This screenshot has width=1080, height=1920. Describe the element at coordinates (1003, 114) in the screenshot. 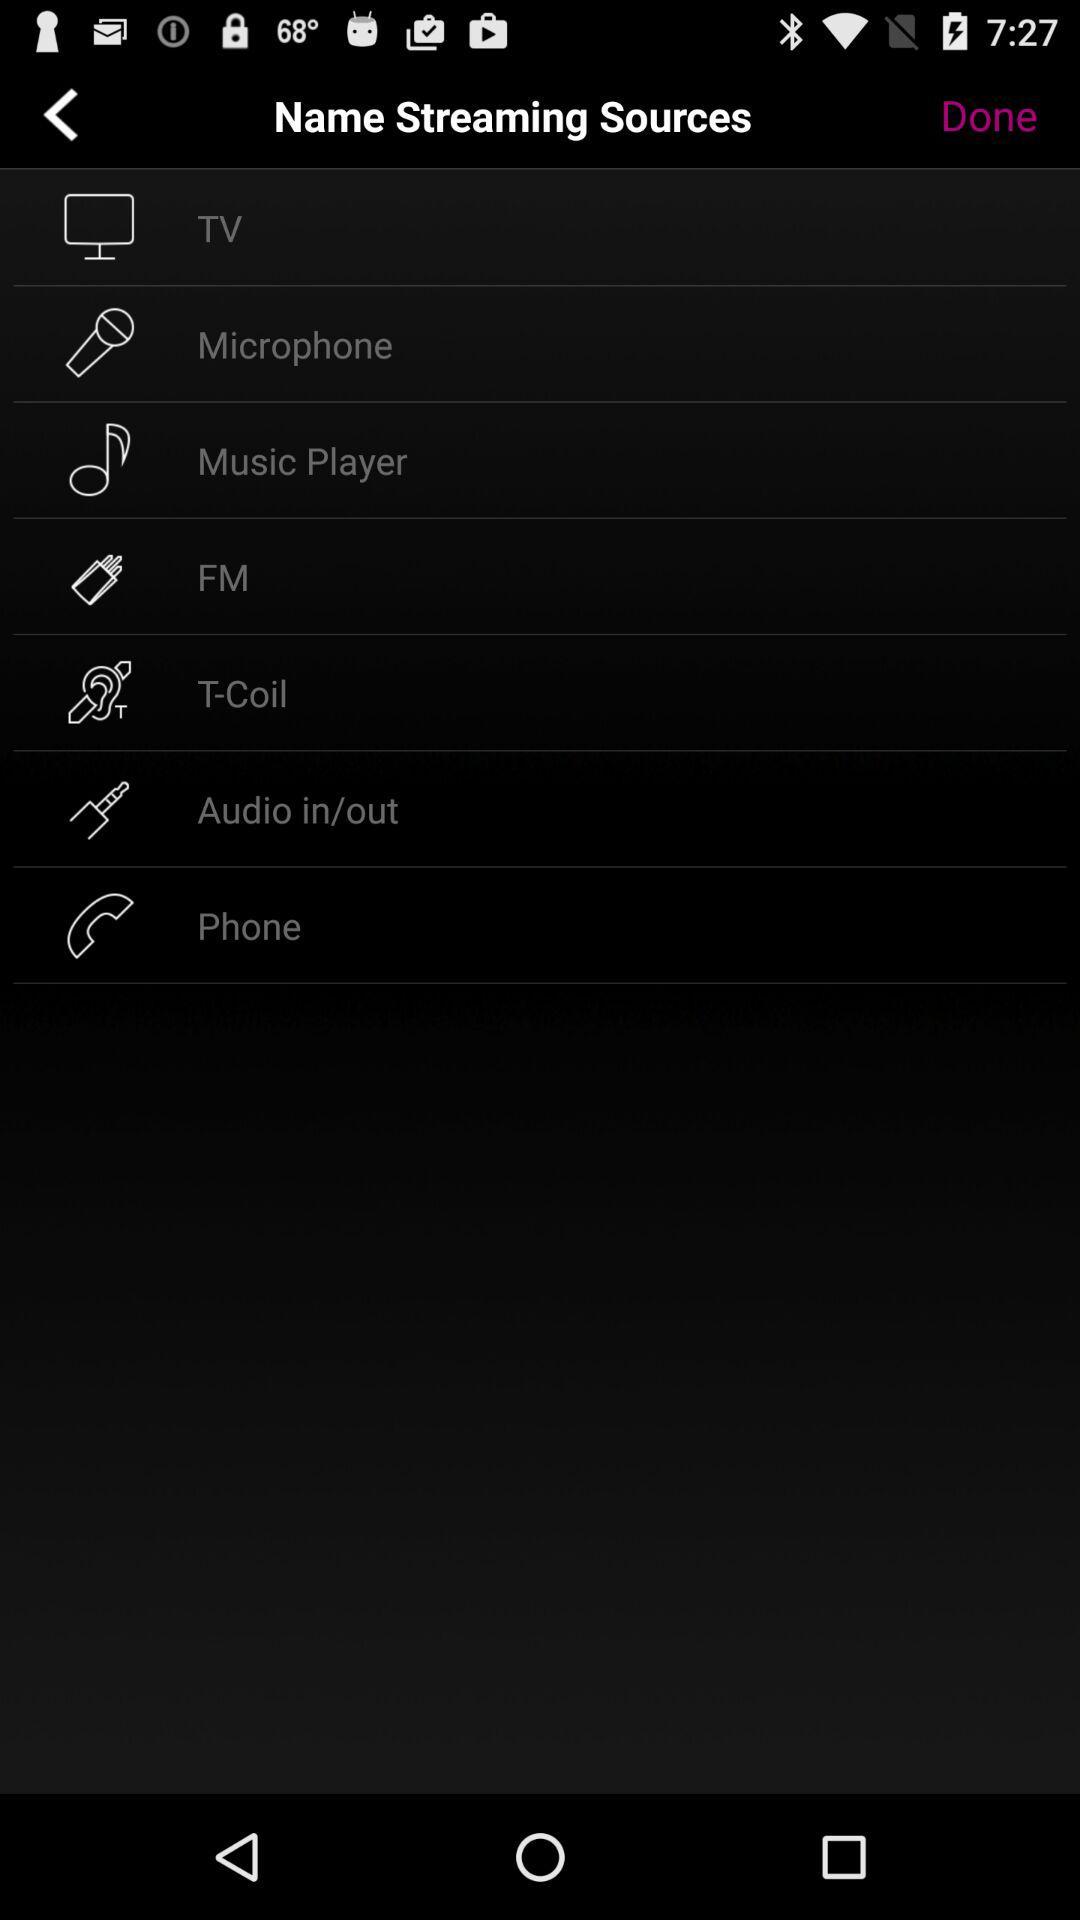

I see `done` at that location.